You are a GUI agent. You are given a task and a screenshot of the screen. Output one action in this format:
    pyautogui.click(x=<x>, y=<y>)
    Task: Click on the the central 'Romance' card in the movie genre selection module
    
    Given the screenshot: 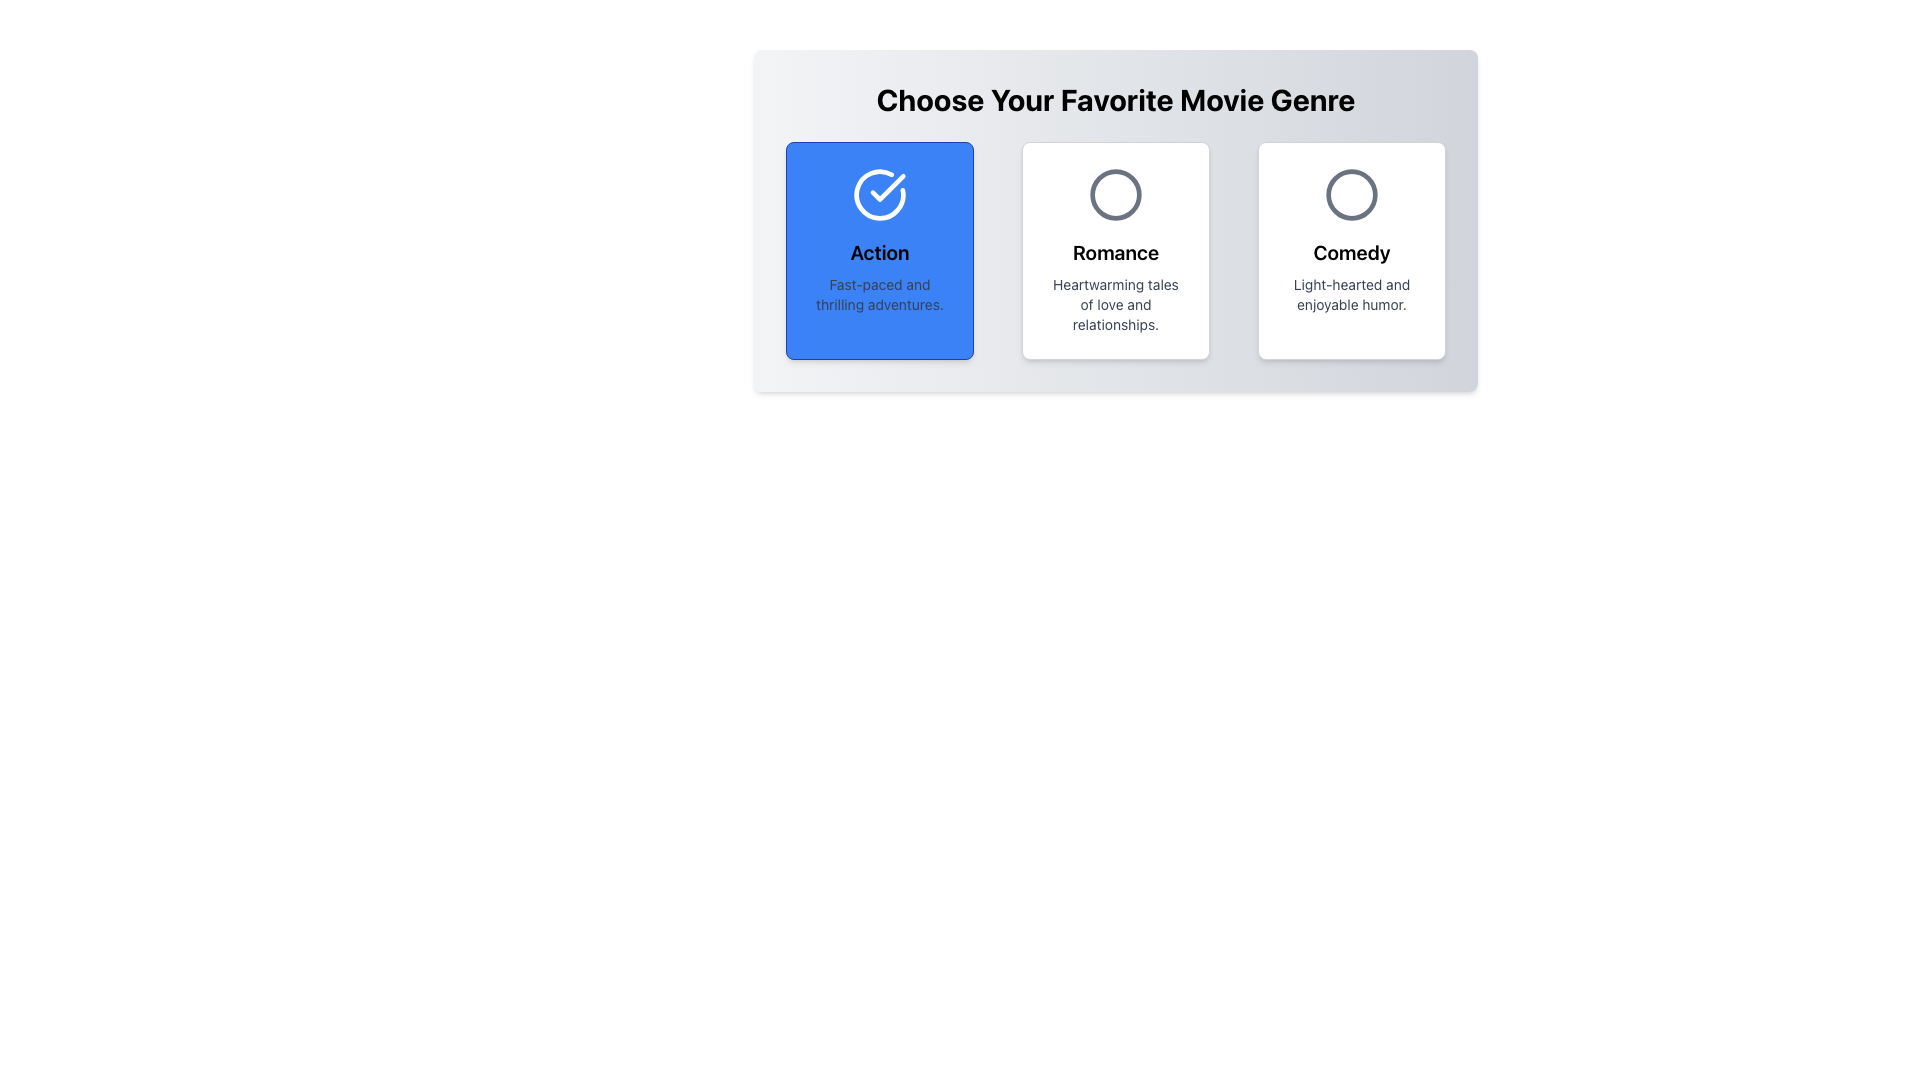 What is the action you would take?
    pyautogui.click(x=1115, y=220)
    